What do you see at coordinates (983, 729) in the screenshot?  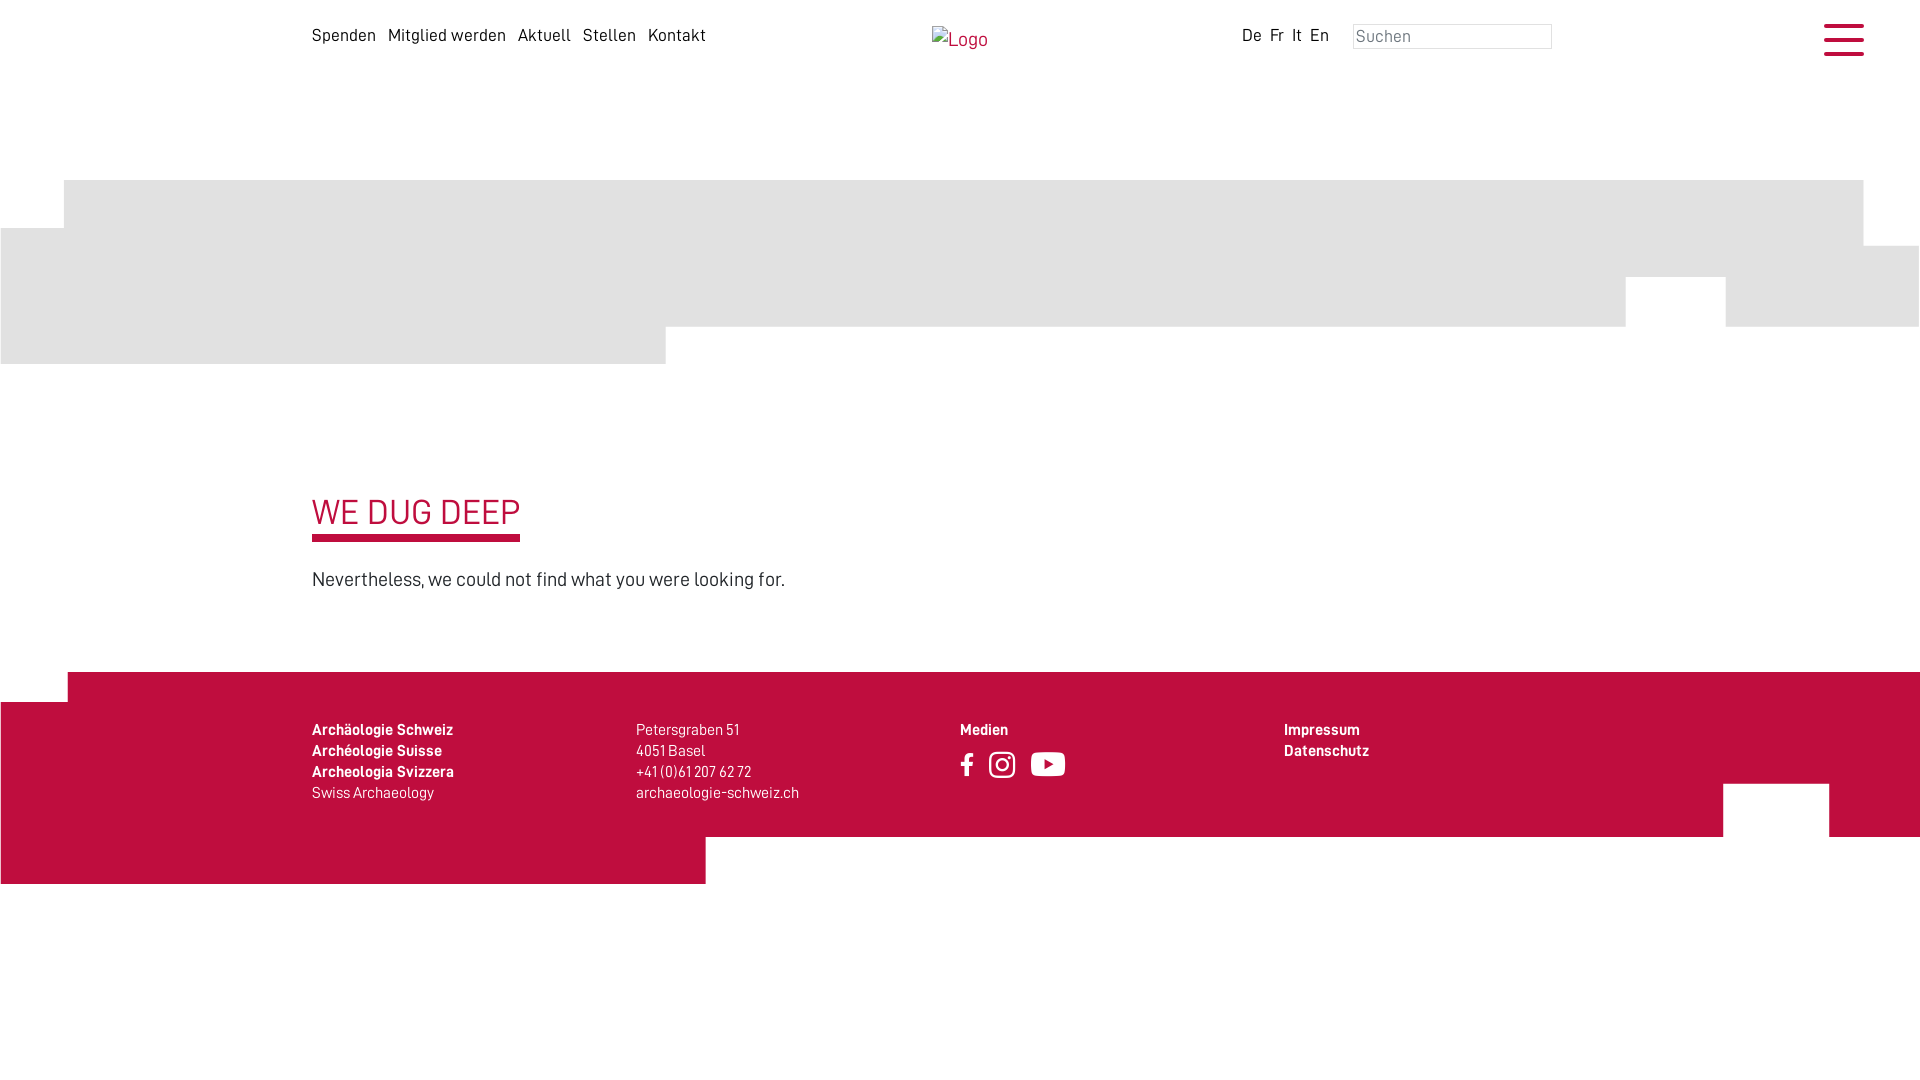 I see `'Medien'` at bounding box center [983, 729].